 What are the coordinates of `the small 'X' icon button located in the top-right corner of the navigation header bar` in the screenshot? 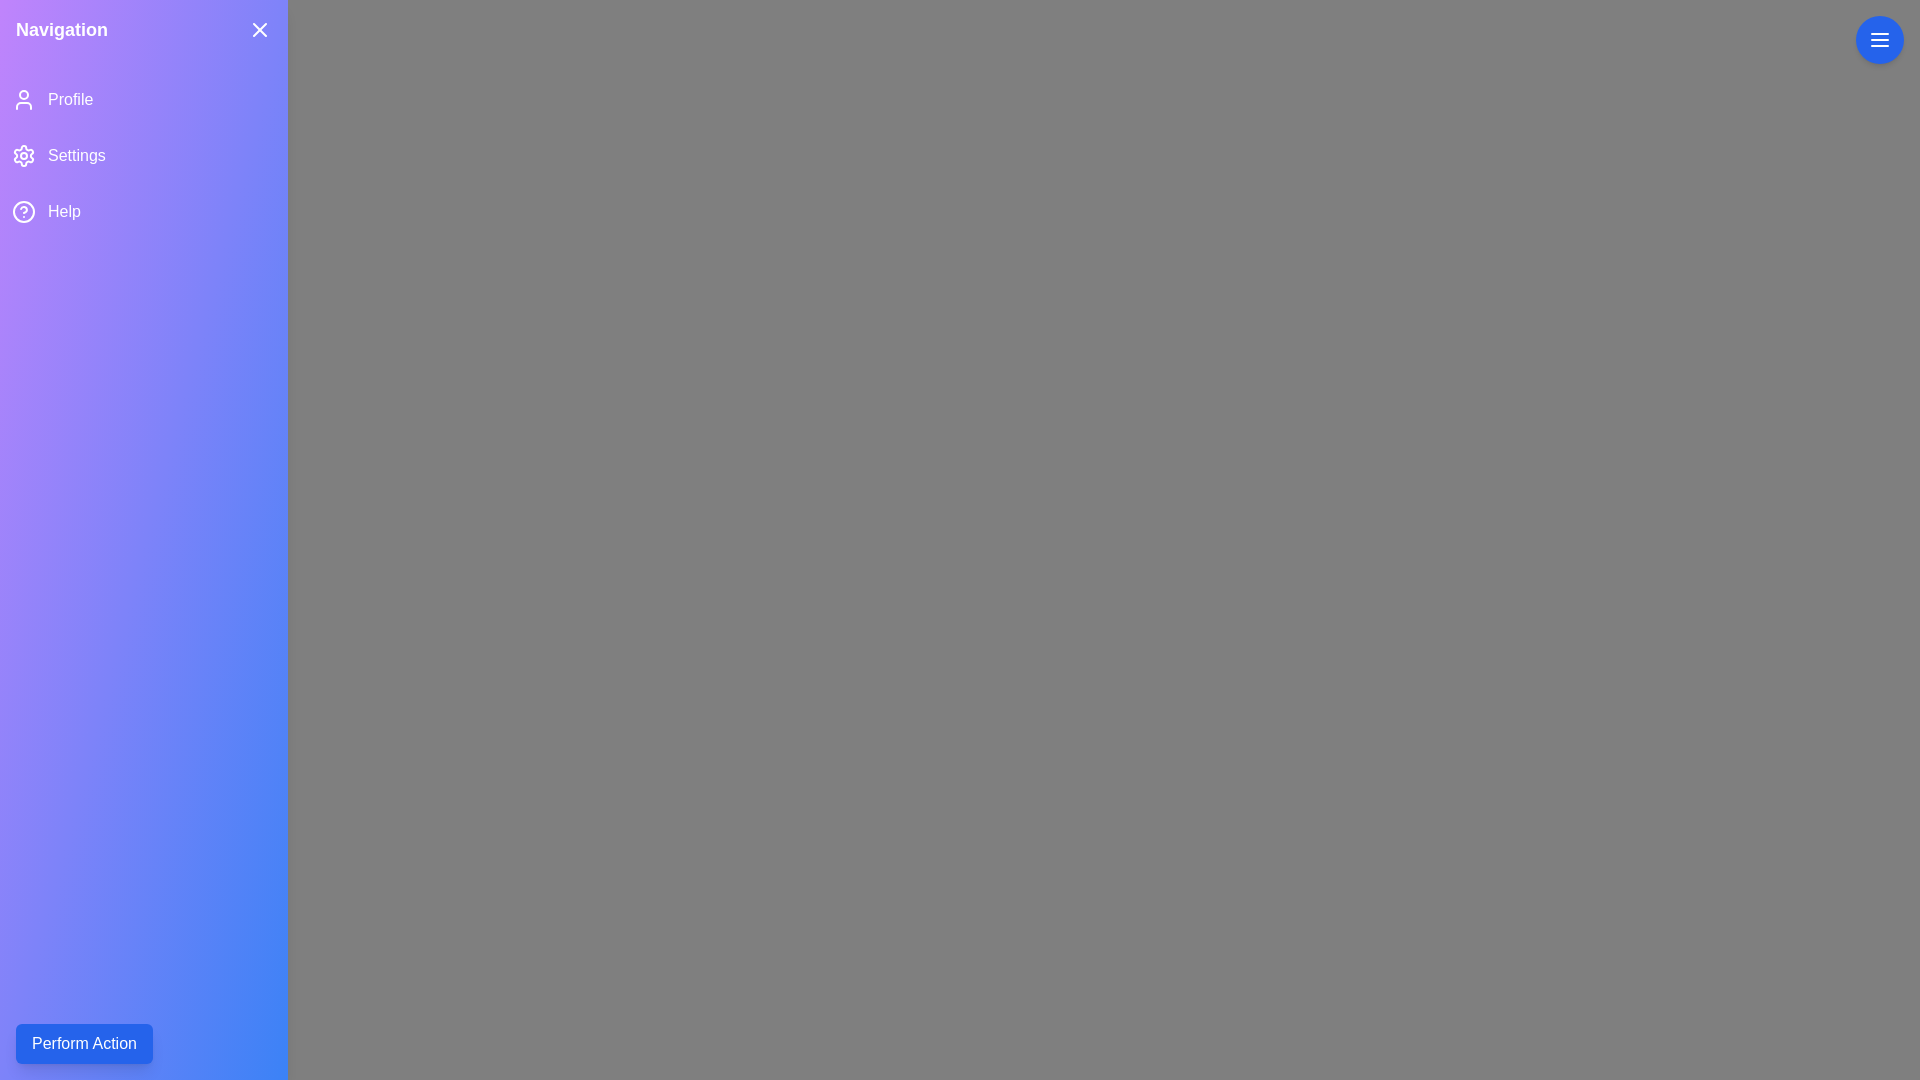 It's located at (258, 30).